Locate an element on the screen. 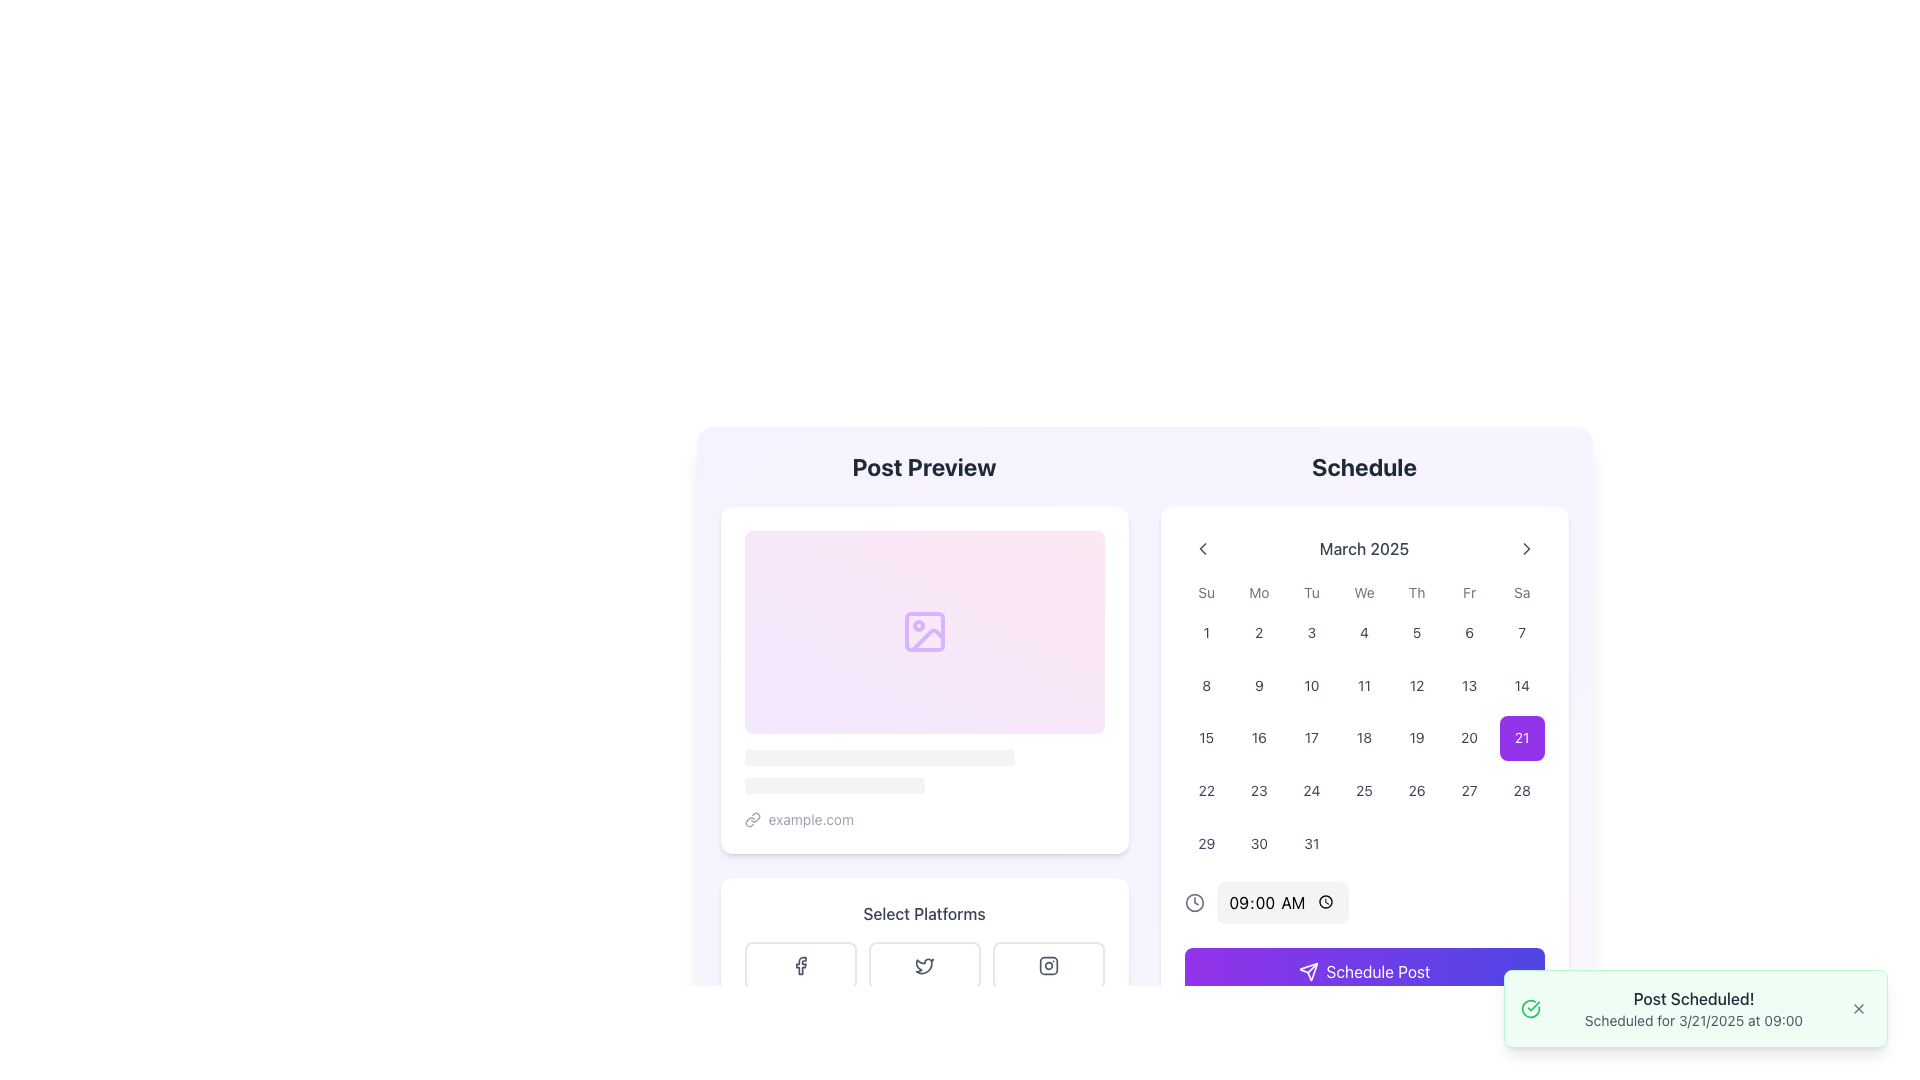 The width and height of the screenshot is (1920, 1080). the Twitter icon button is located at coordinates (923, 964).